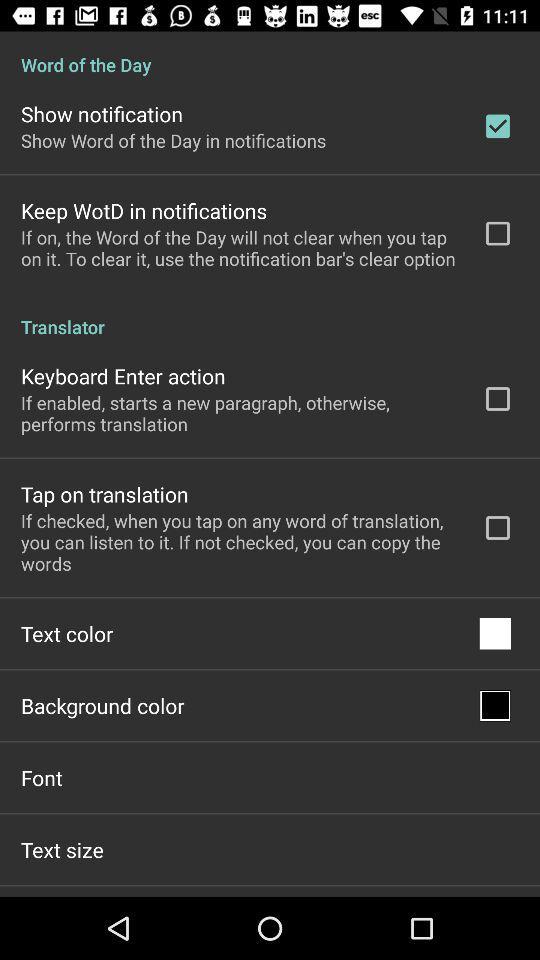 The height and width of the screenshot is (960, 540). What do you see at coordinates (62, 848) in the screenshot?
I see `text size` at bounding box center [62, 848].